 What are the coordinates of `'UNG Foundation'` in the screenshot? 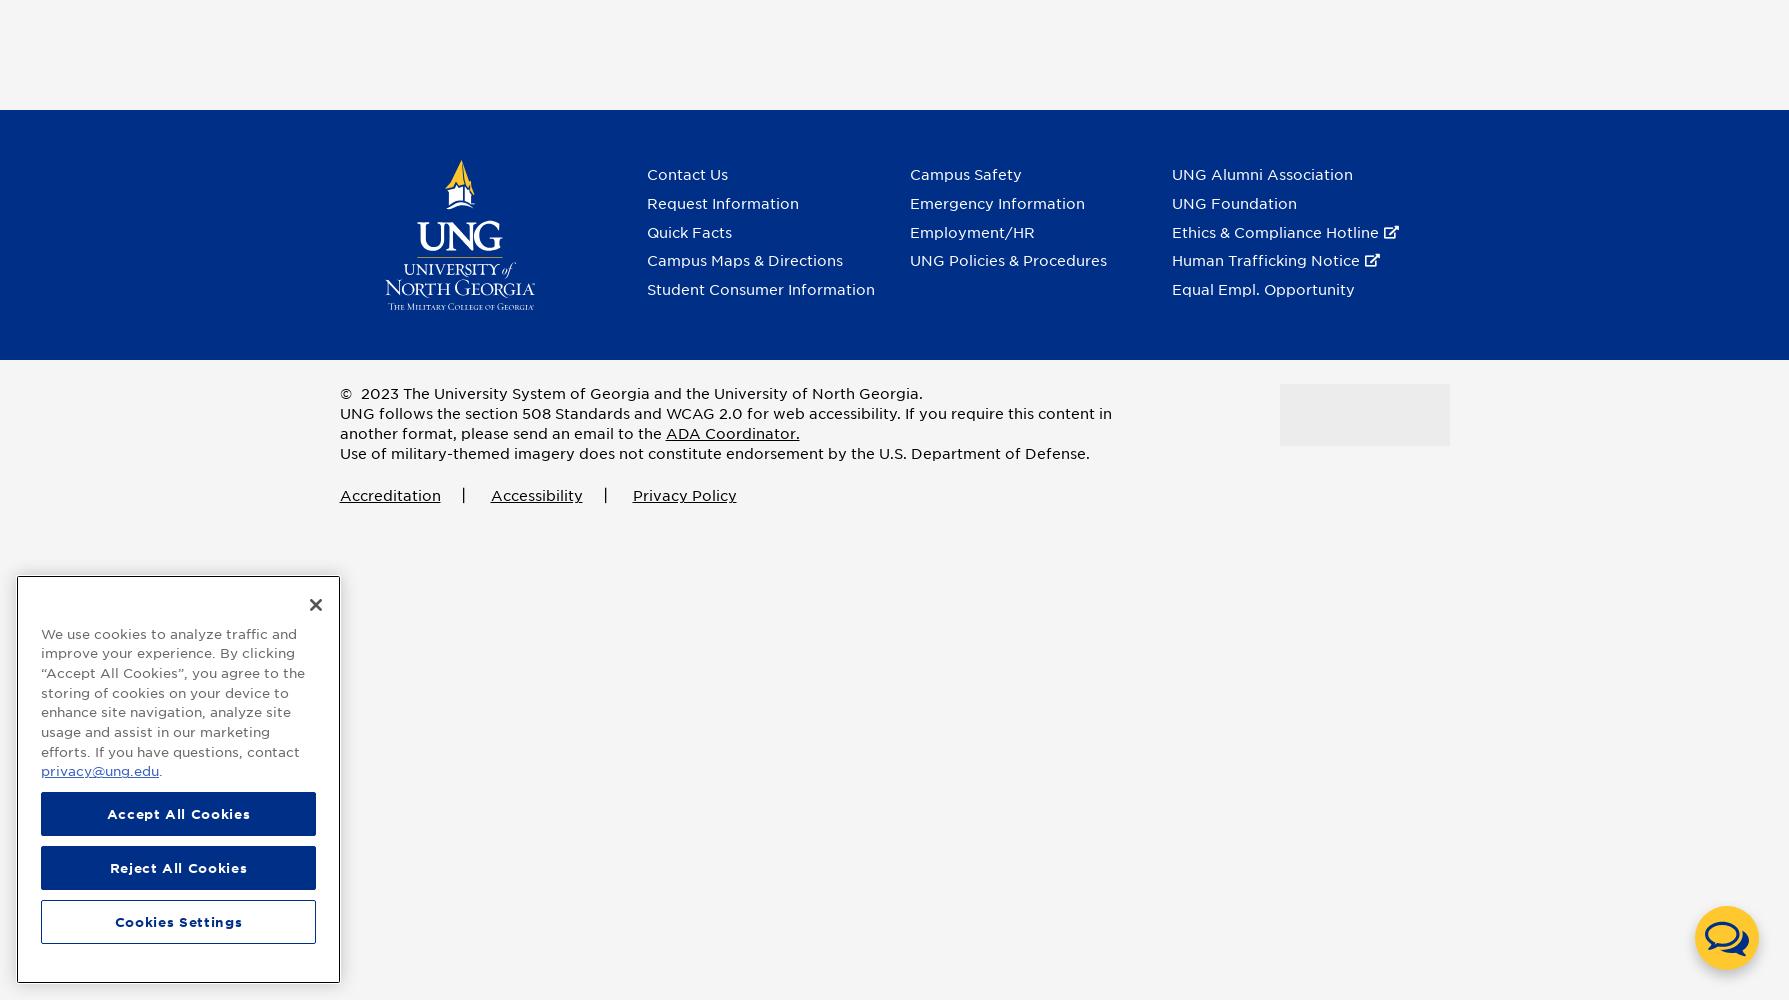 It's located at (1234, 202).